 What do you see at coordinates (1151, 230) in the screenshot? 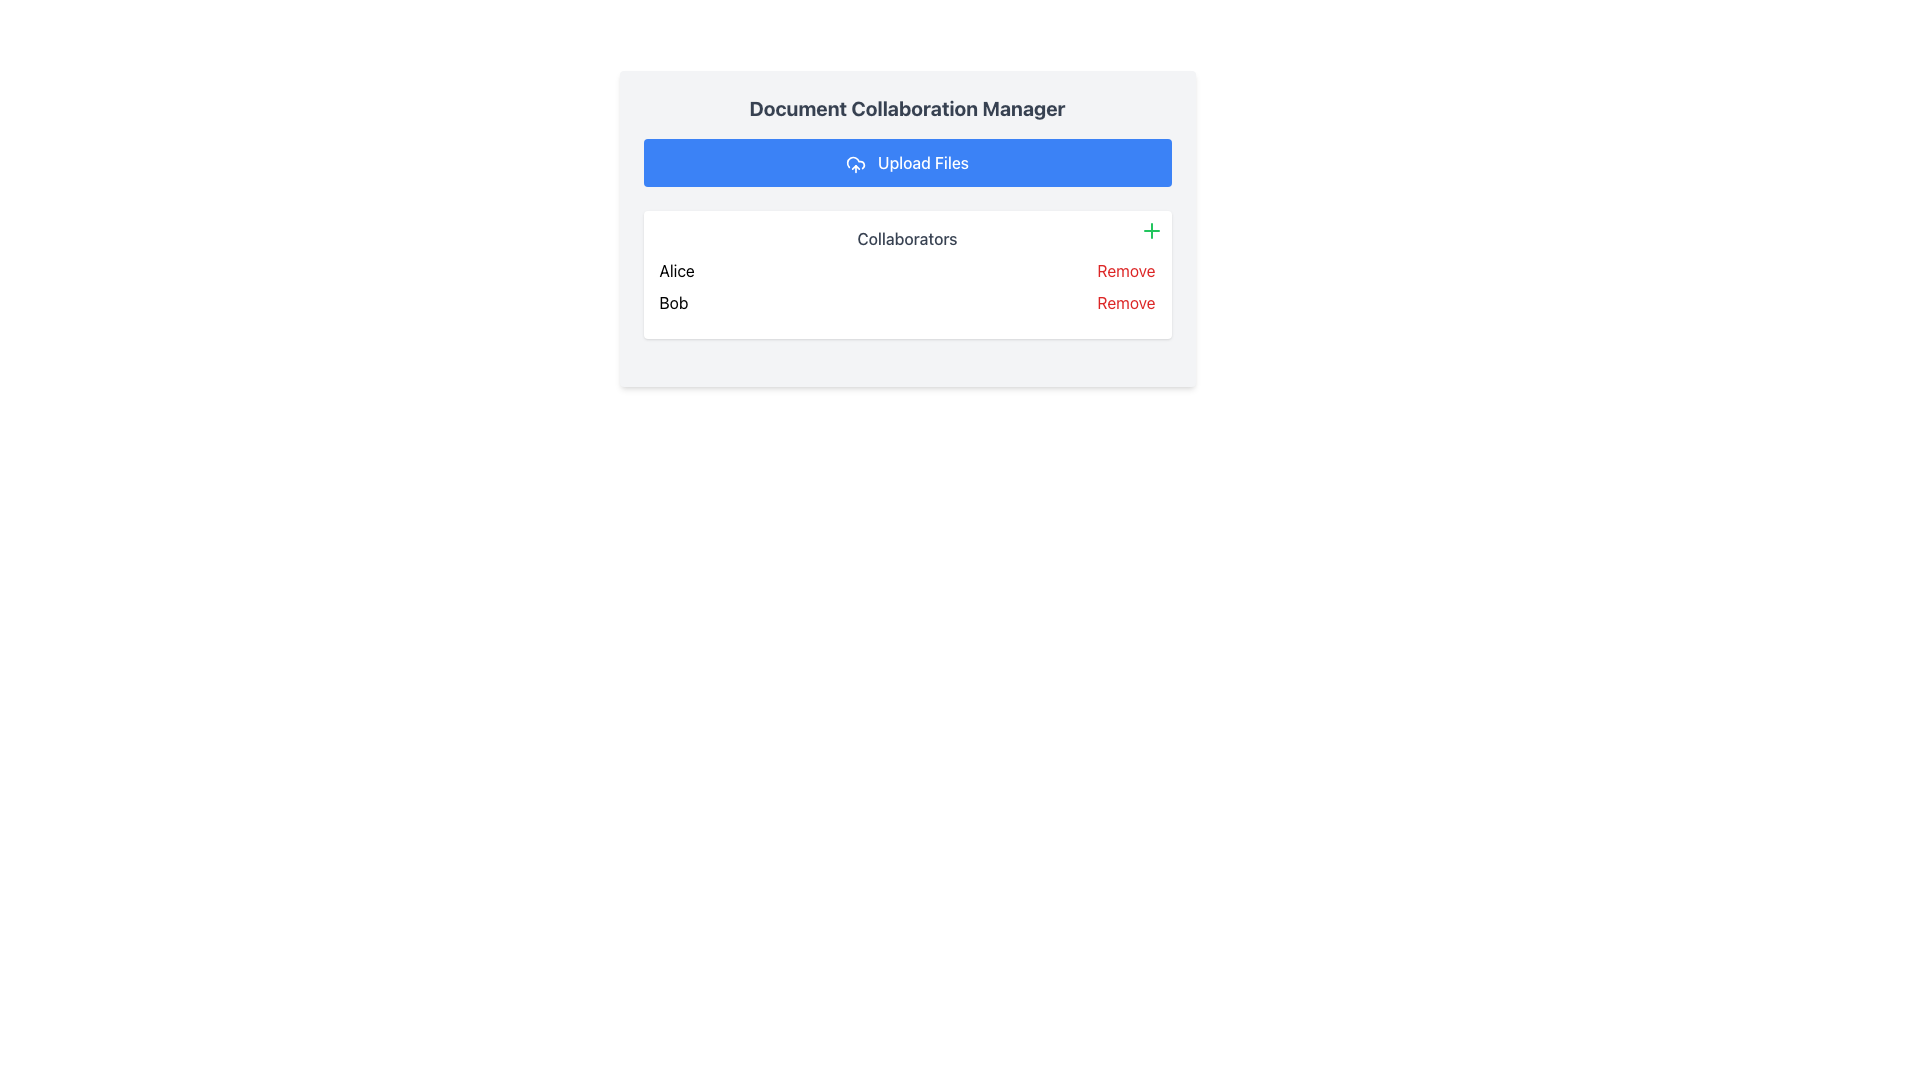
I see `the interactive button in the top-right corner of the 'Collaborators' section` at bounding box center [1151, 230].